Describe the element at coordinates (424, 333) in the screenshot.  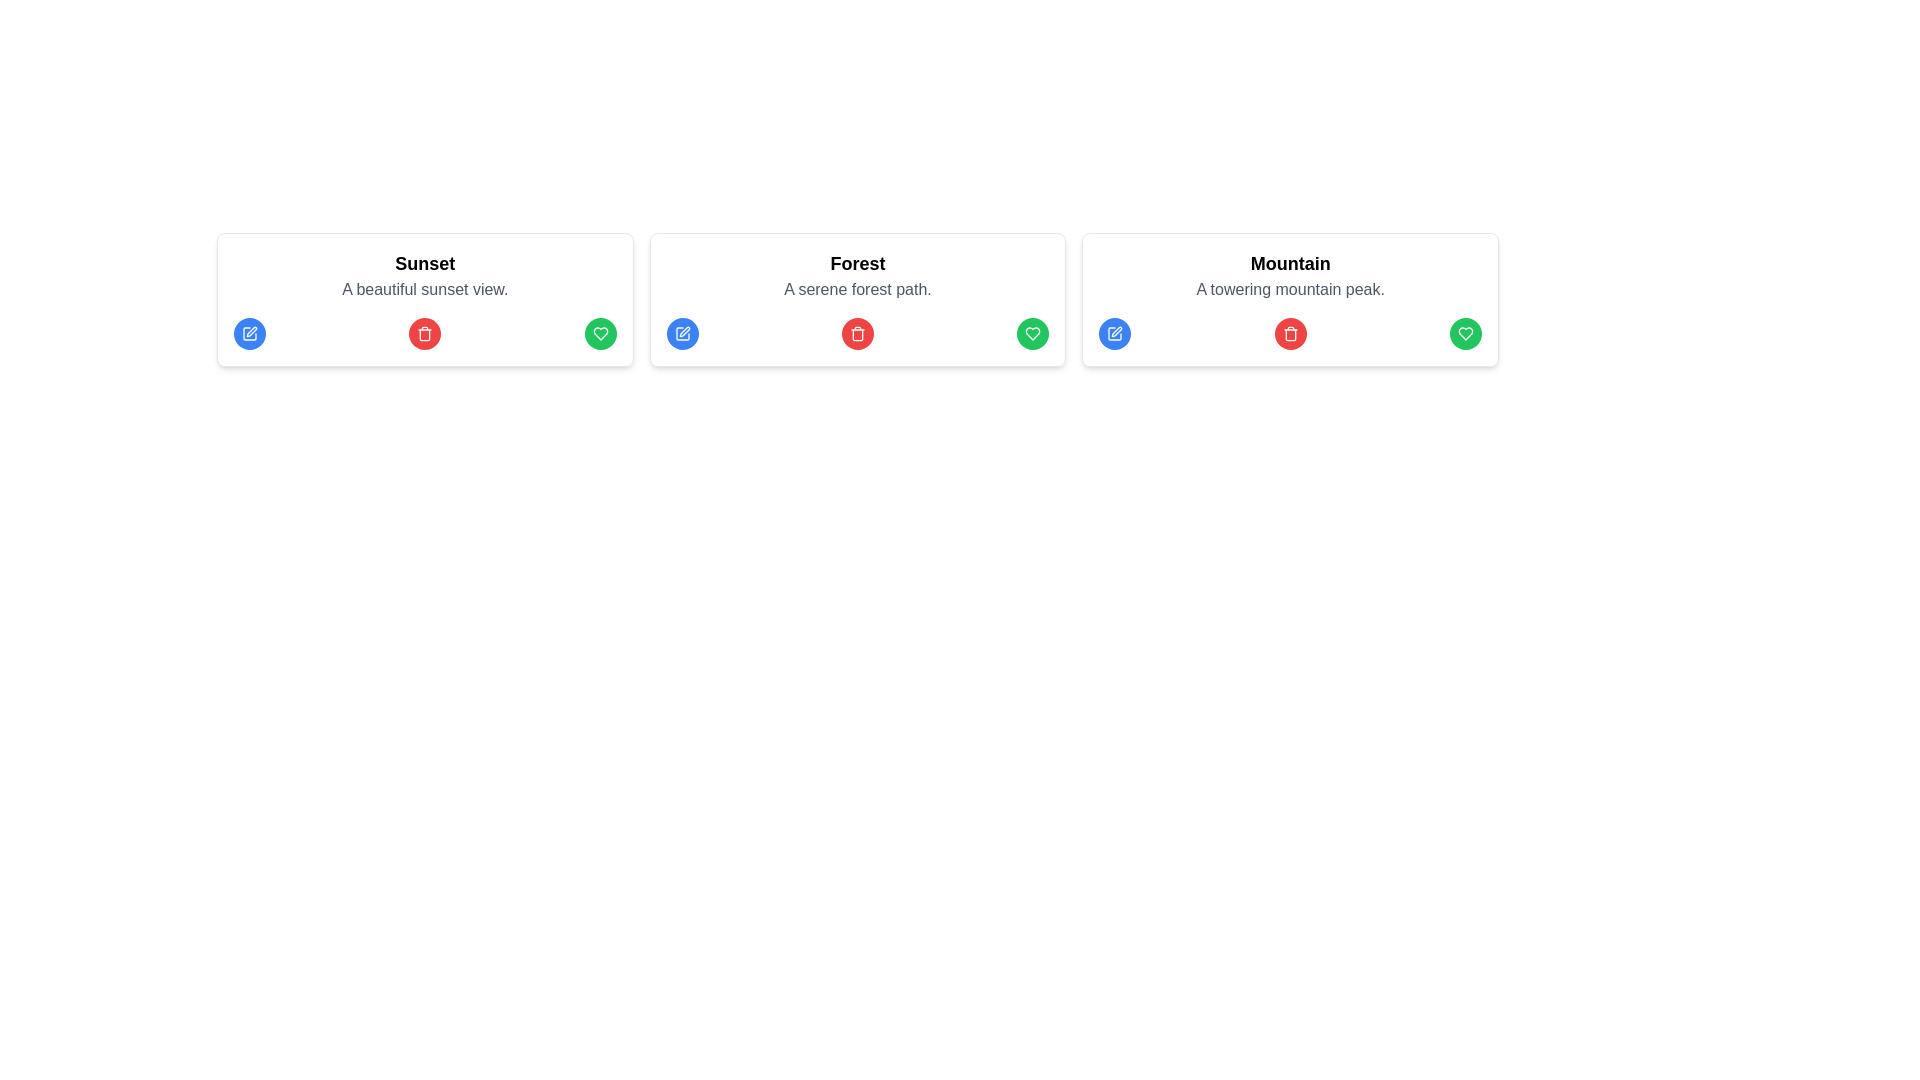
I see `the trash can icon embedded within the red circular button` at that location.